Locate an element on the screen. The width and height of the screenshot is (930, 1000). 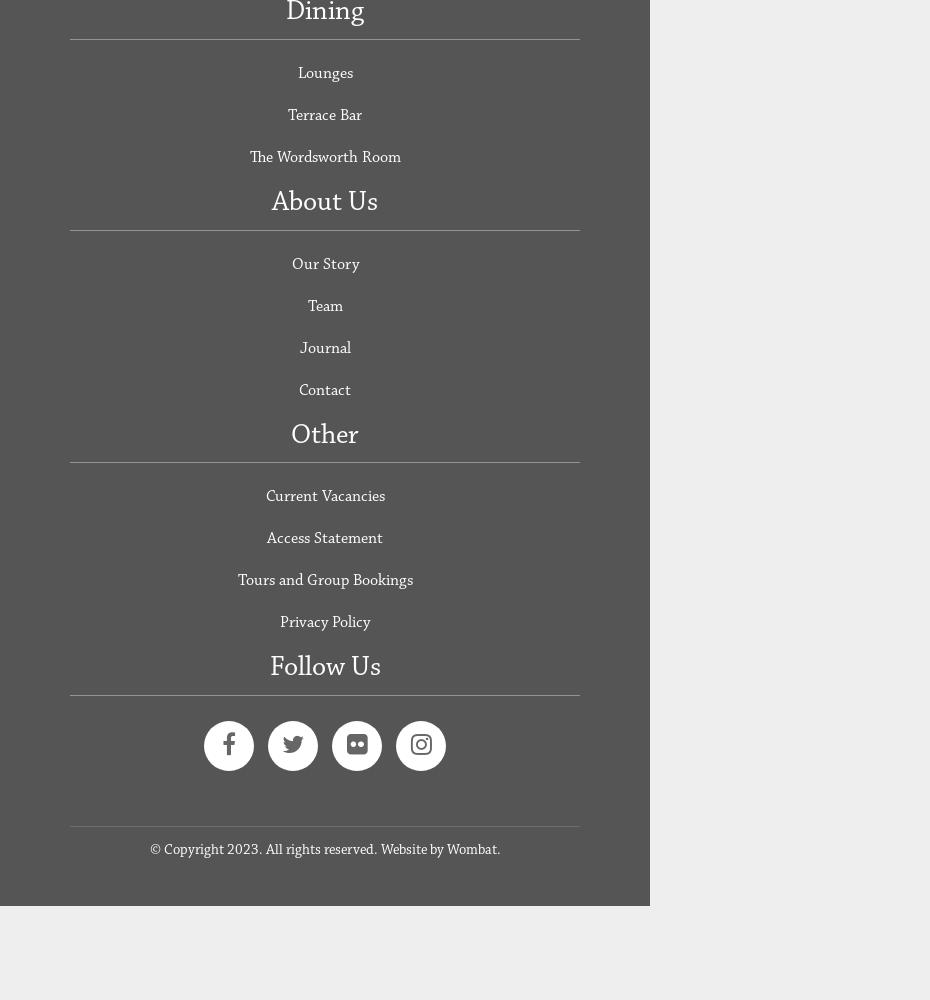
'.' is located at coordinates (497, 848).